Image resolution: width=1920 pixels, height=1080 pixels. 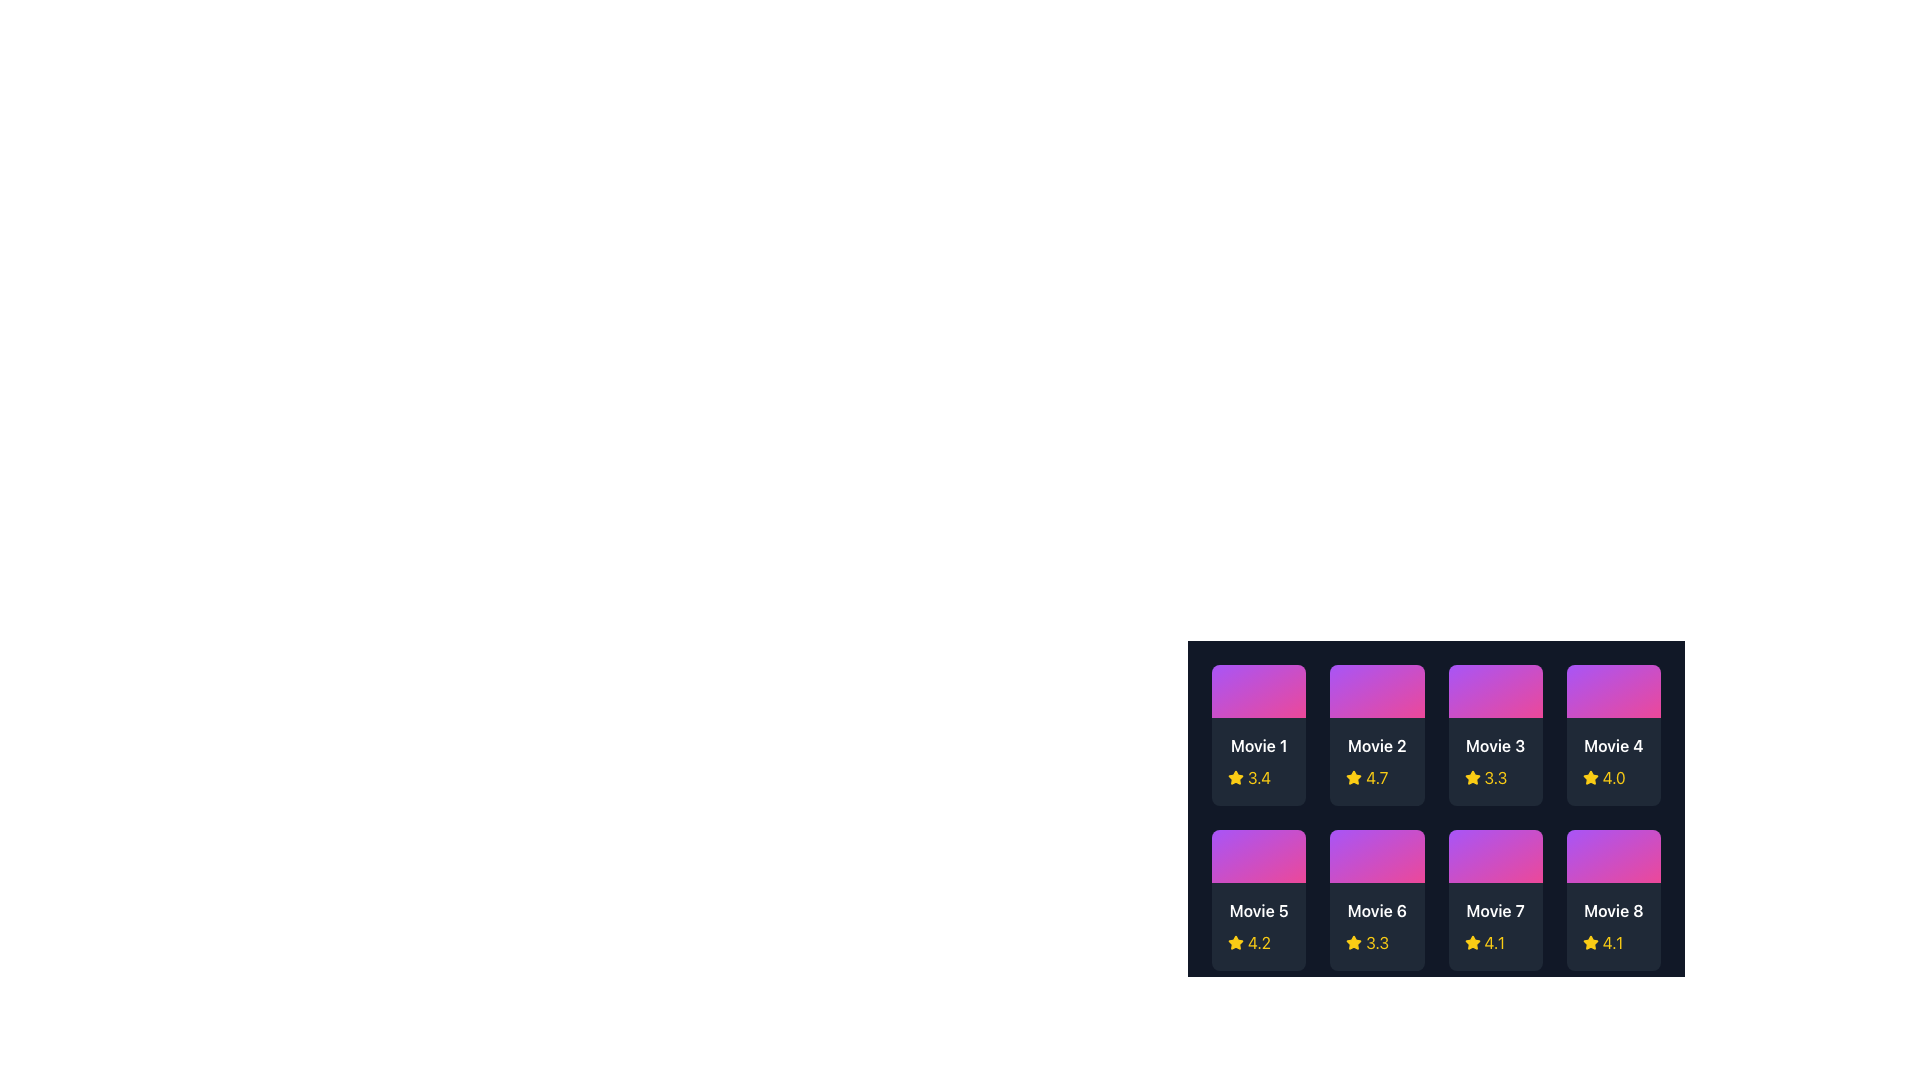 What do you see at coordinates (1258, 943) in the screenshot?
I see `numeric rating value of '4.2' displayed next to the yellow star icon in the rating display under the card labeled 'Movie 5'` at bounding box center [1258, 943].